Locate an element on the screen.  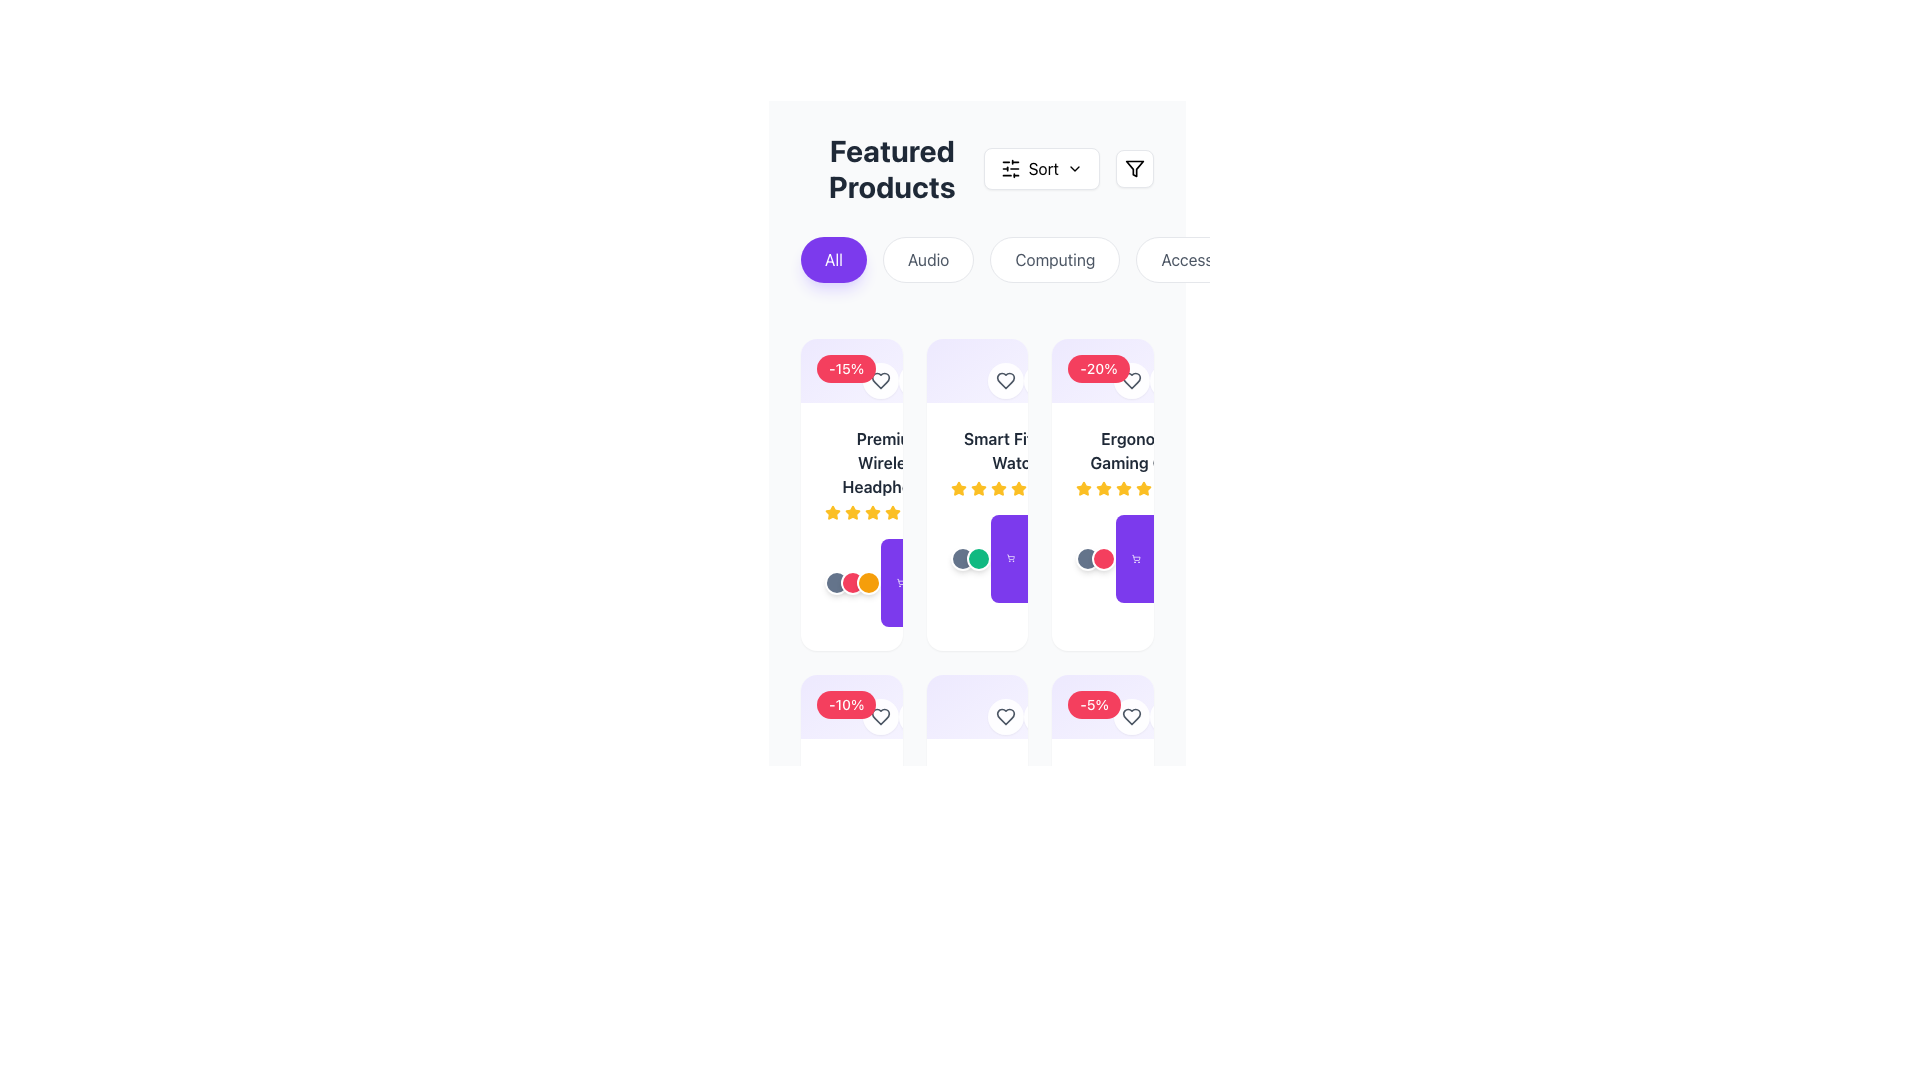
the fifth star icon in the rating display for the 'Smart Fitness Watch' product card, which is a bright amber-yellow five-point star with rounded corners is located at coordinates (998, 489).